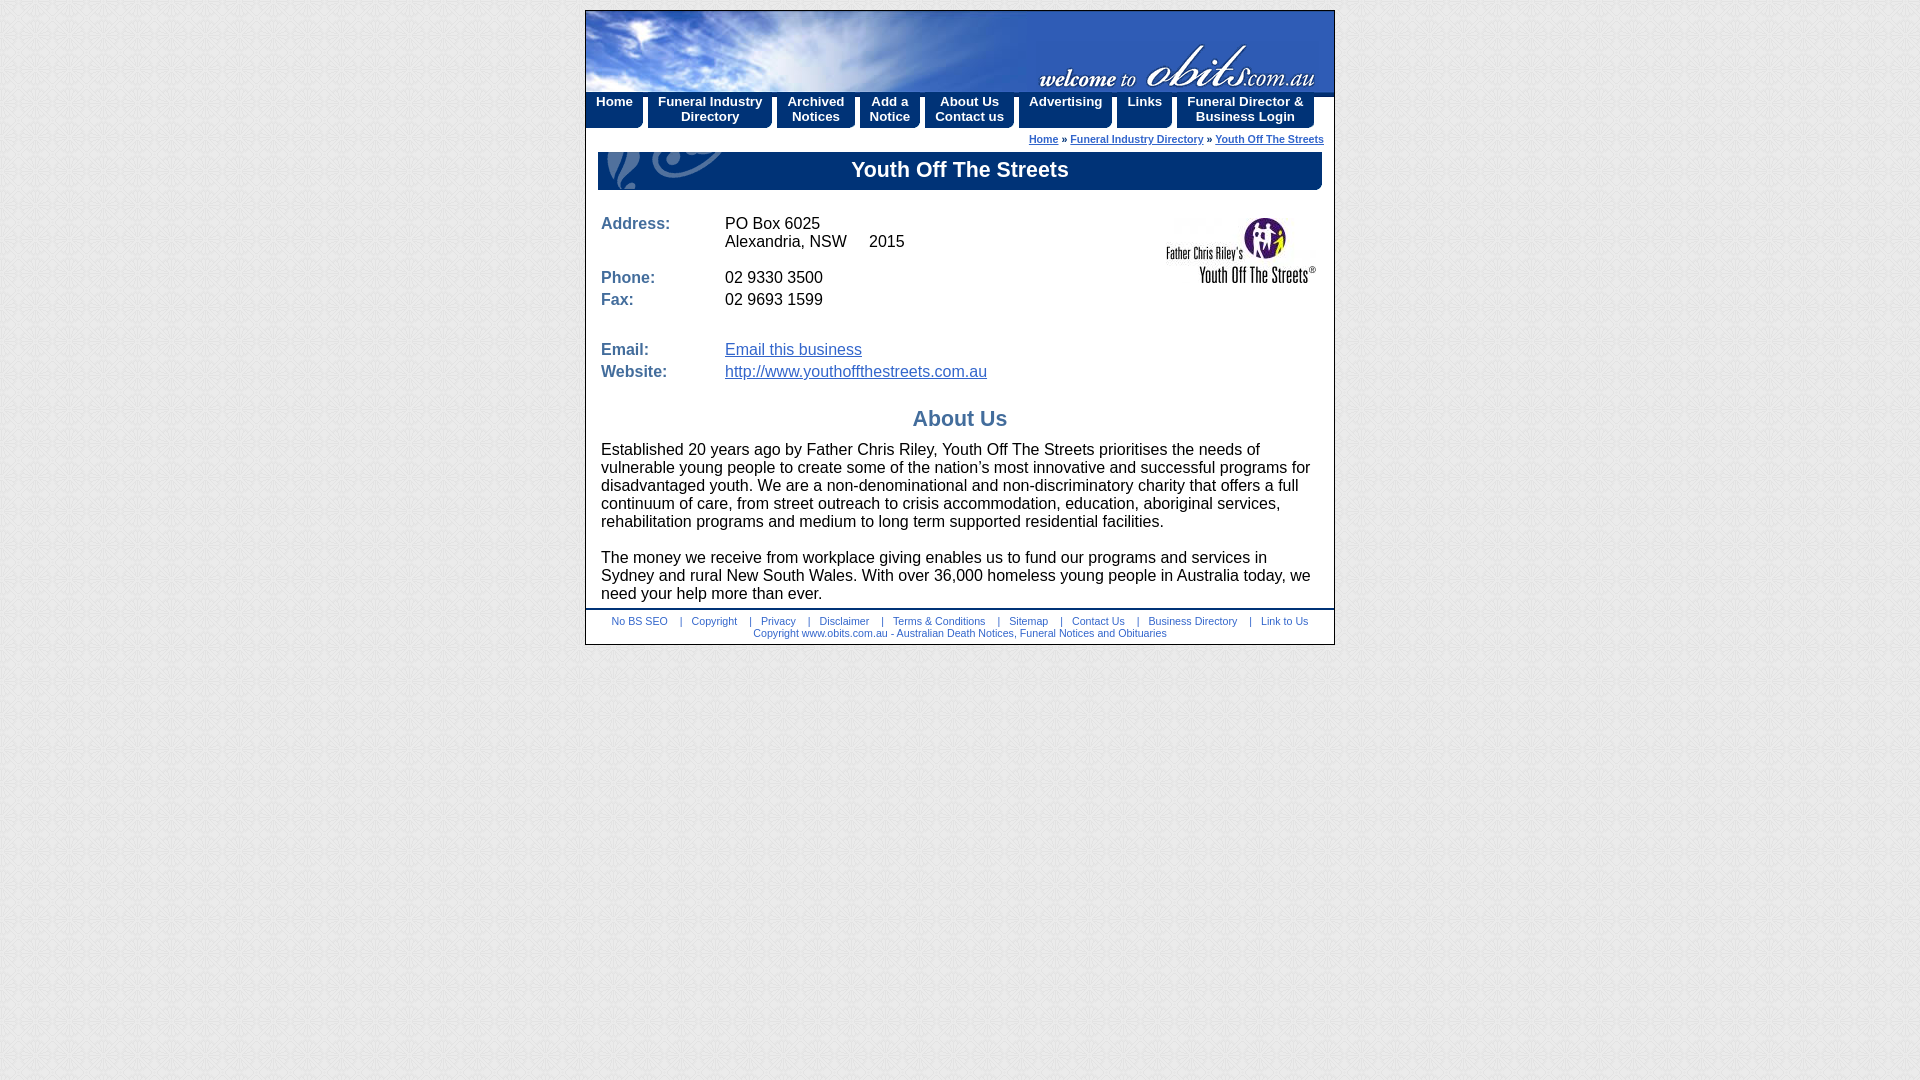  What do you see at coordinates (889, 110) in the screenshot?
I see `'Add a` at bounding box center [889, 110].